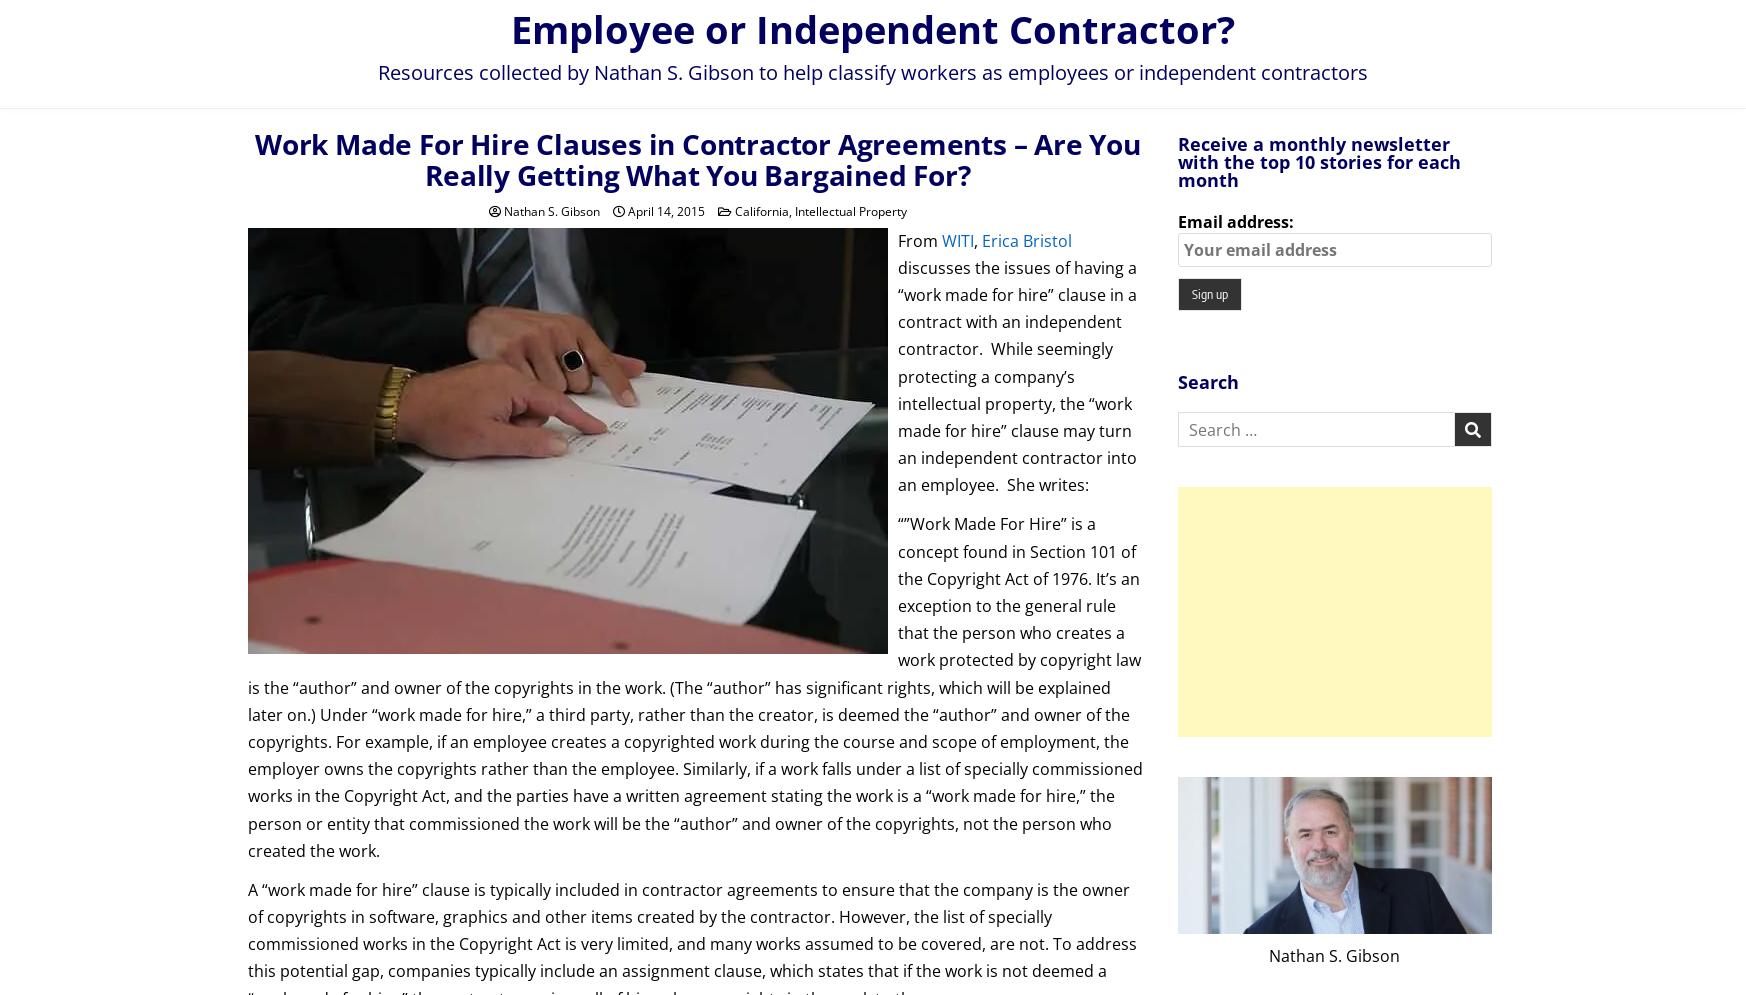  What do you see at coordinates (873, 71) in the screenshot?
I see `'Resources collected by Nathan S. Gibson to help classify workers as employees or independent contractors'` at bounding box center [873, 71].